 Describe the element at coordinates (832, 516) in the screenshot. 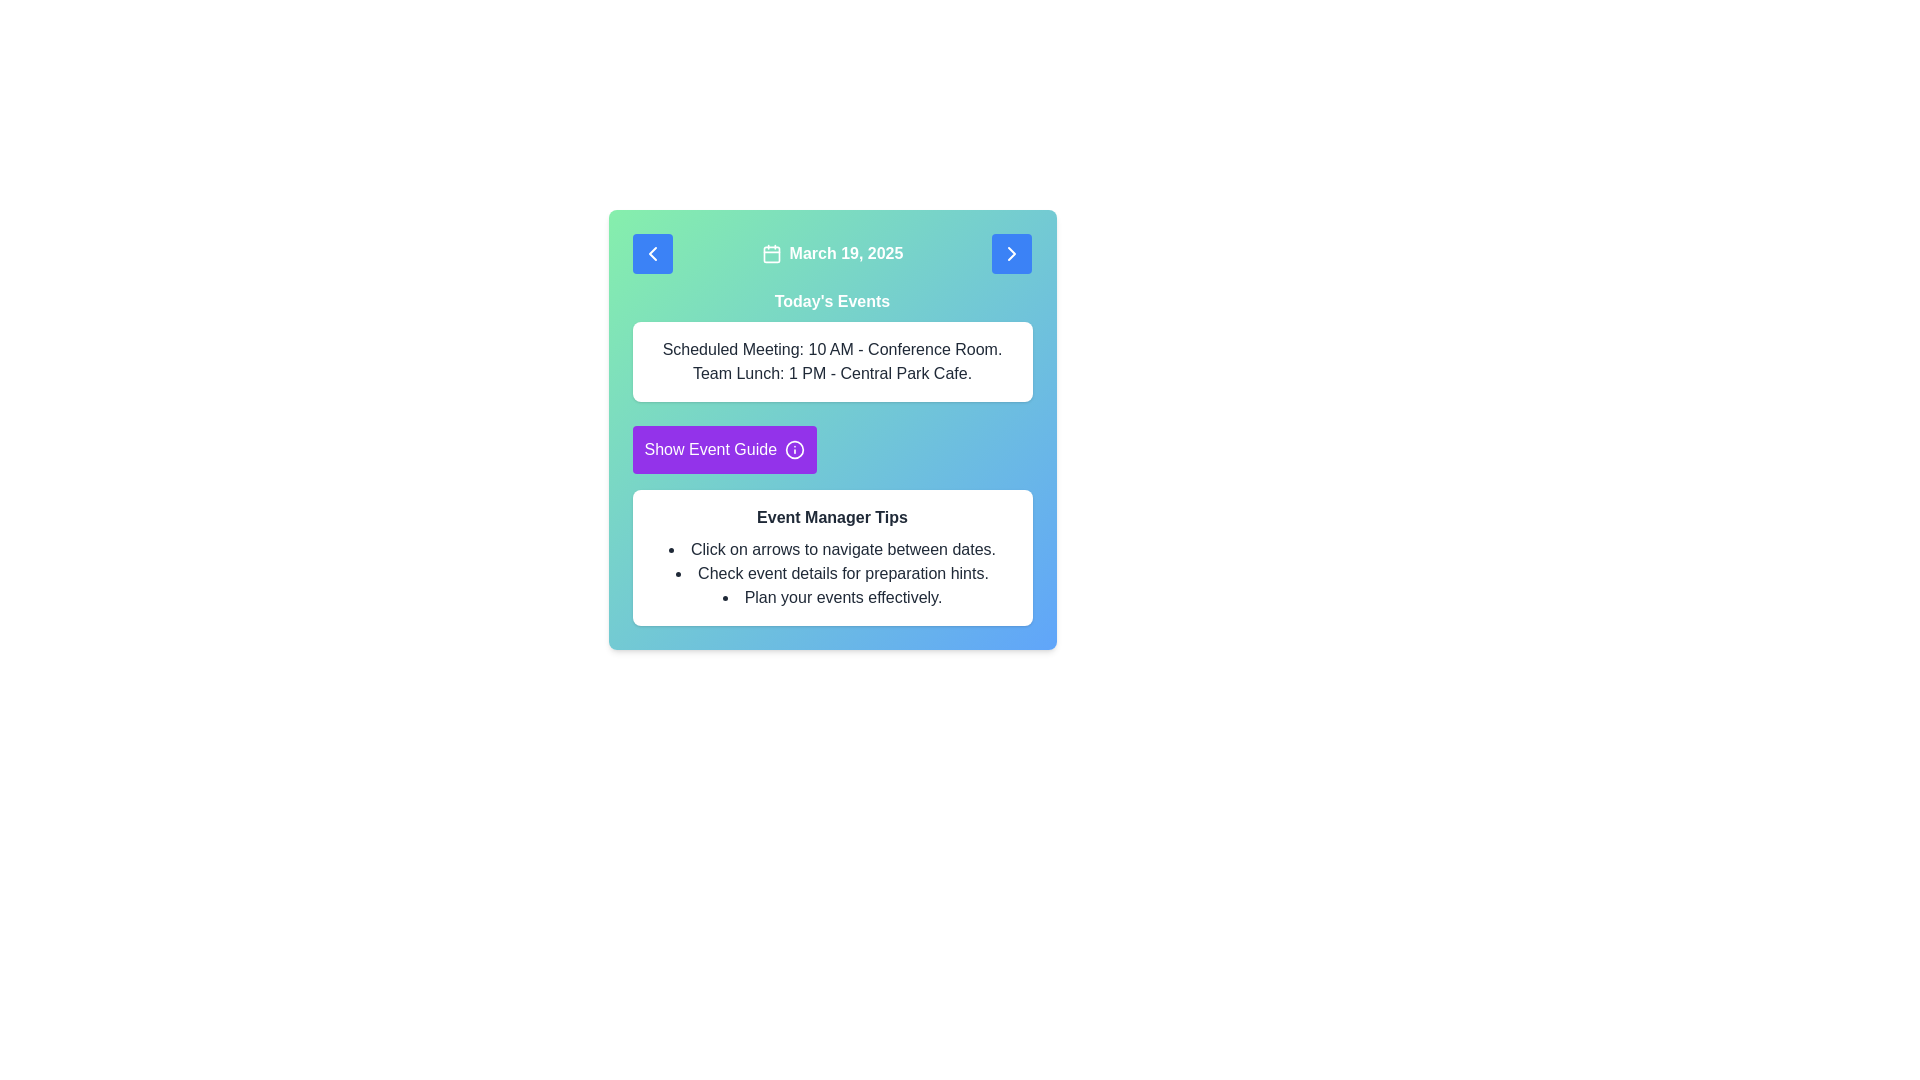

I see `the title text 'Event Manager Tips' which is styled in bold font and located inside a white rectangular box with rounded corners, positioned within a larger teal card interface, and directly above a bulleted list` at that location.